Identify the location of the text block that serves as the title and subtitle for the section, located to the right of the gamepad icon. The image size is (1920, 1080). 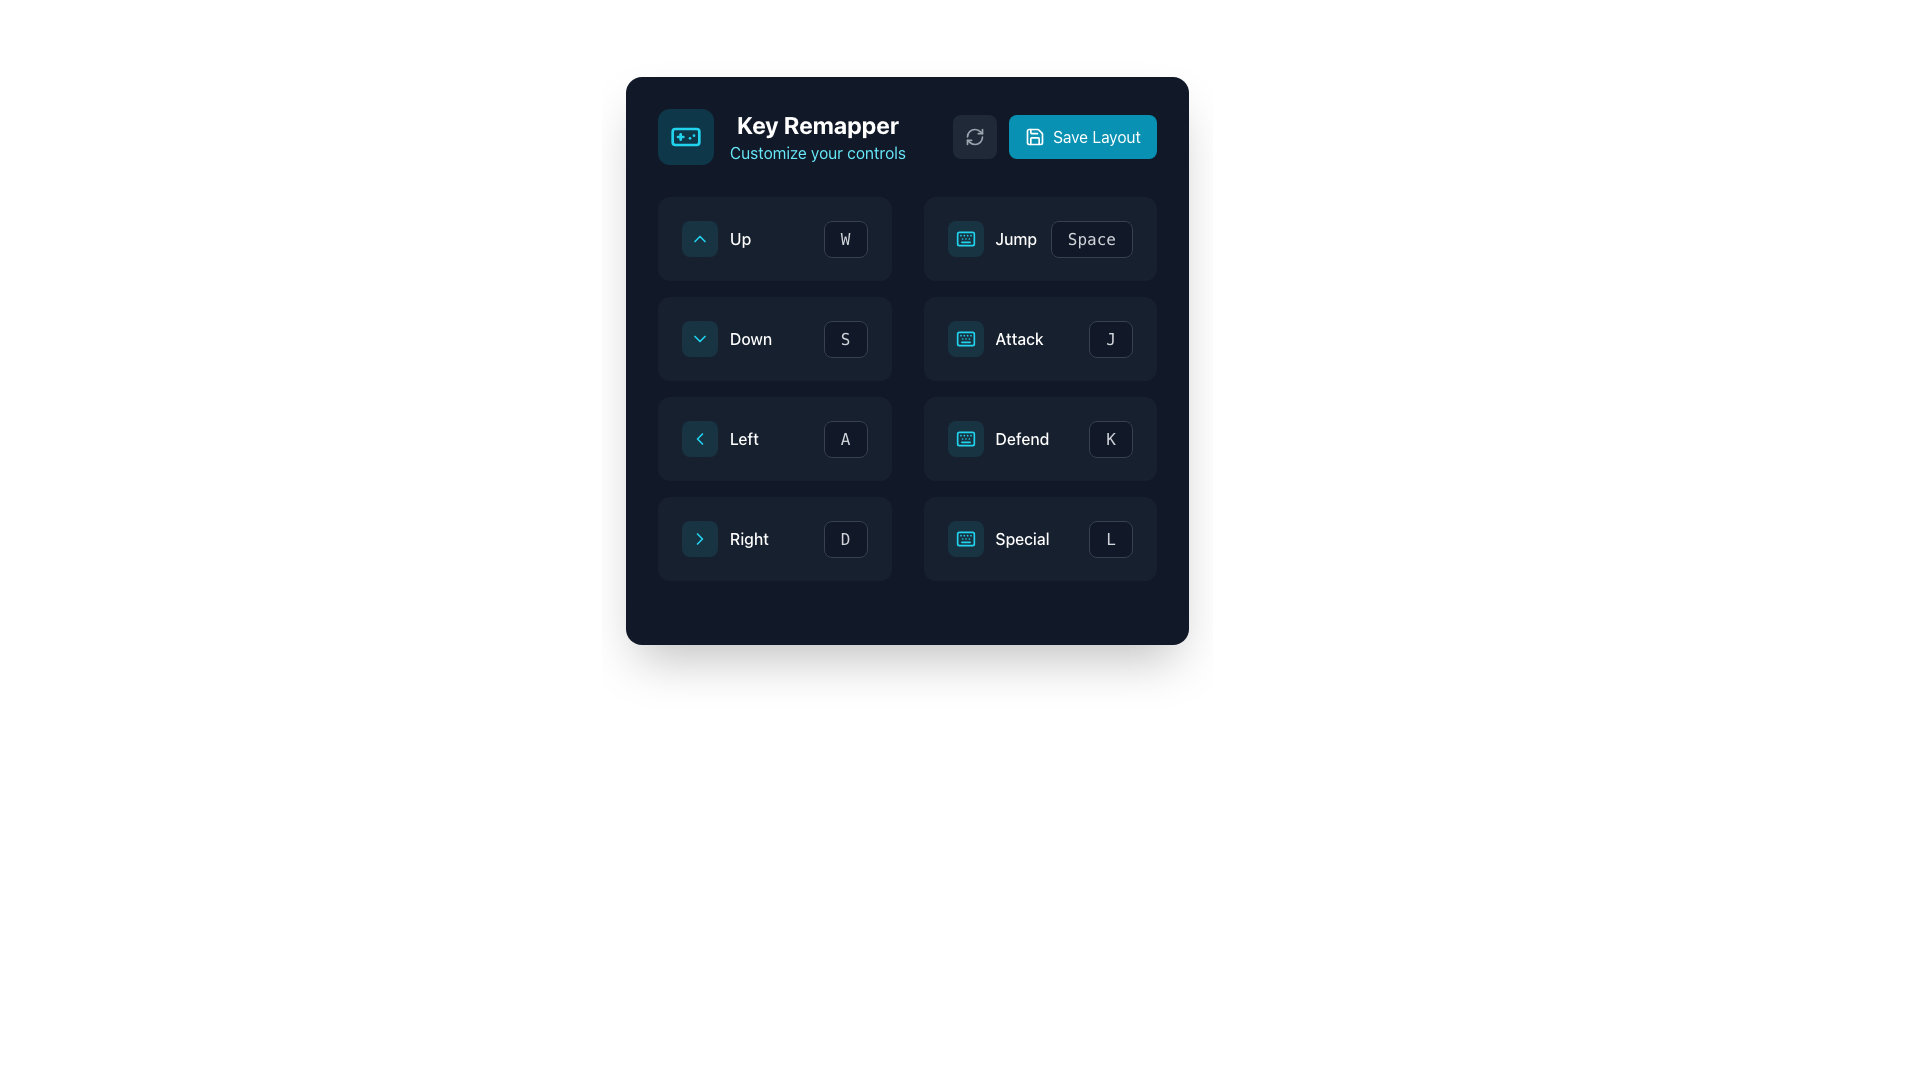
(817, 136).